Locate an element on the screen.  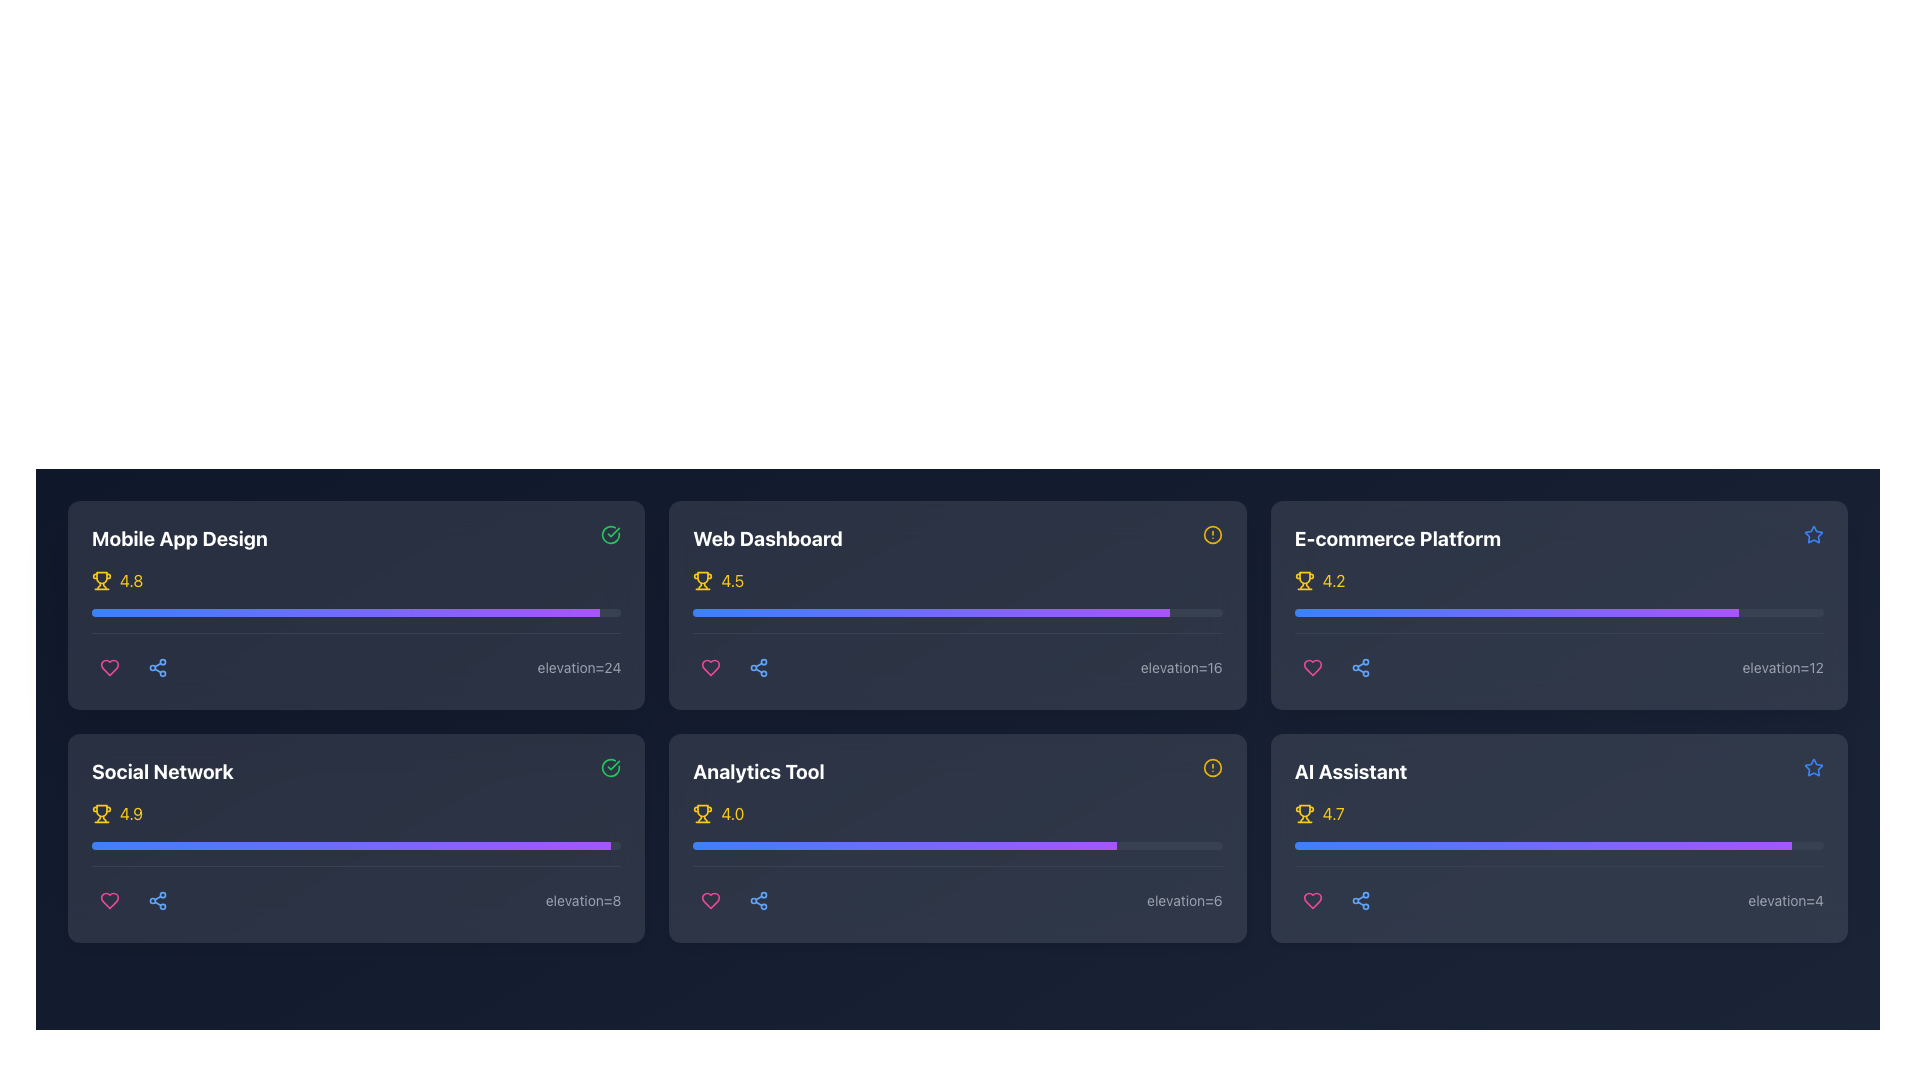
the yellow trophy icon that indicates a rating of 4.7 in the 'AI Assistant' section, positioned near the bottom of the card is located at coordinates (1304, 813).